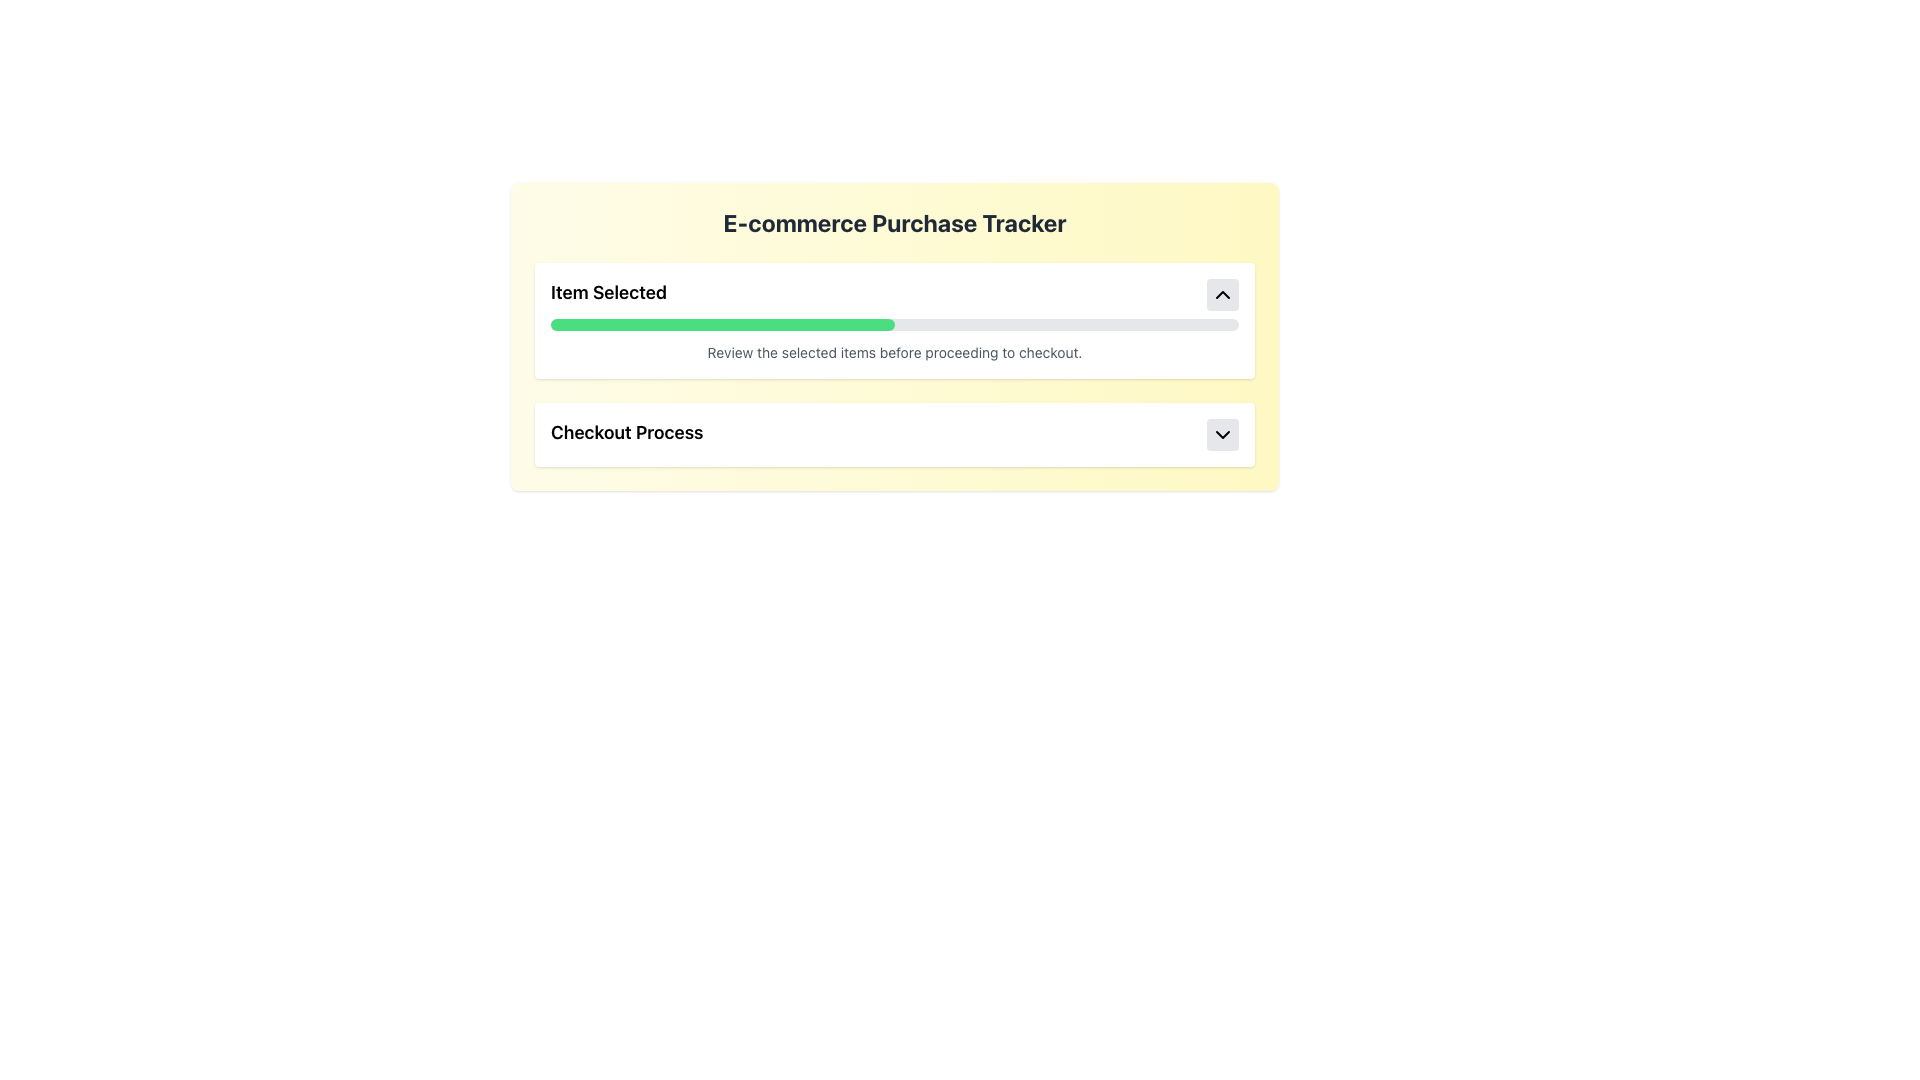 The height and width of the screenshot is (1080, 1920). Describe the element at coordinates (1222, 294) in the screenshot. I see `the icon located within the rounded rectangular button at the far right of the progress bar, which is used to collapse or hide content` at that location.